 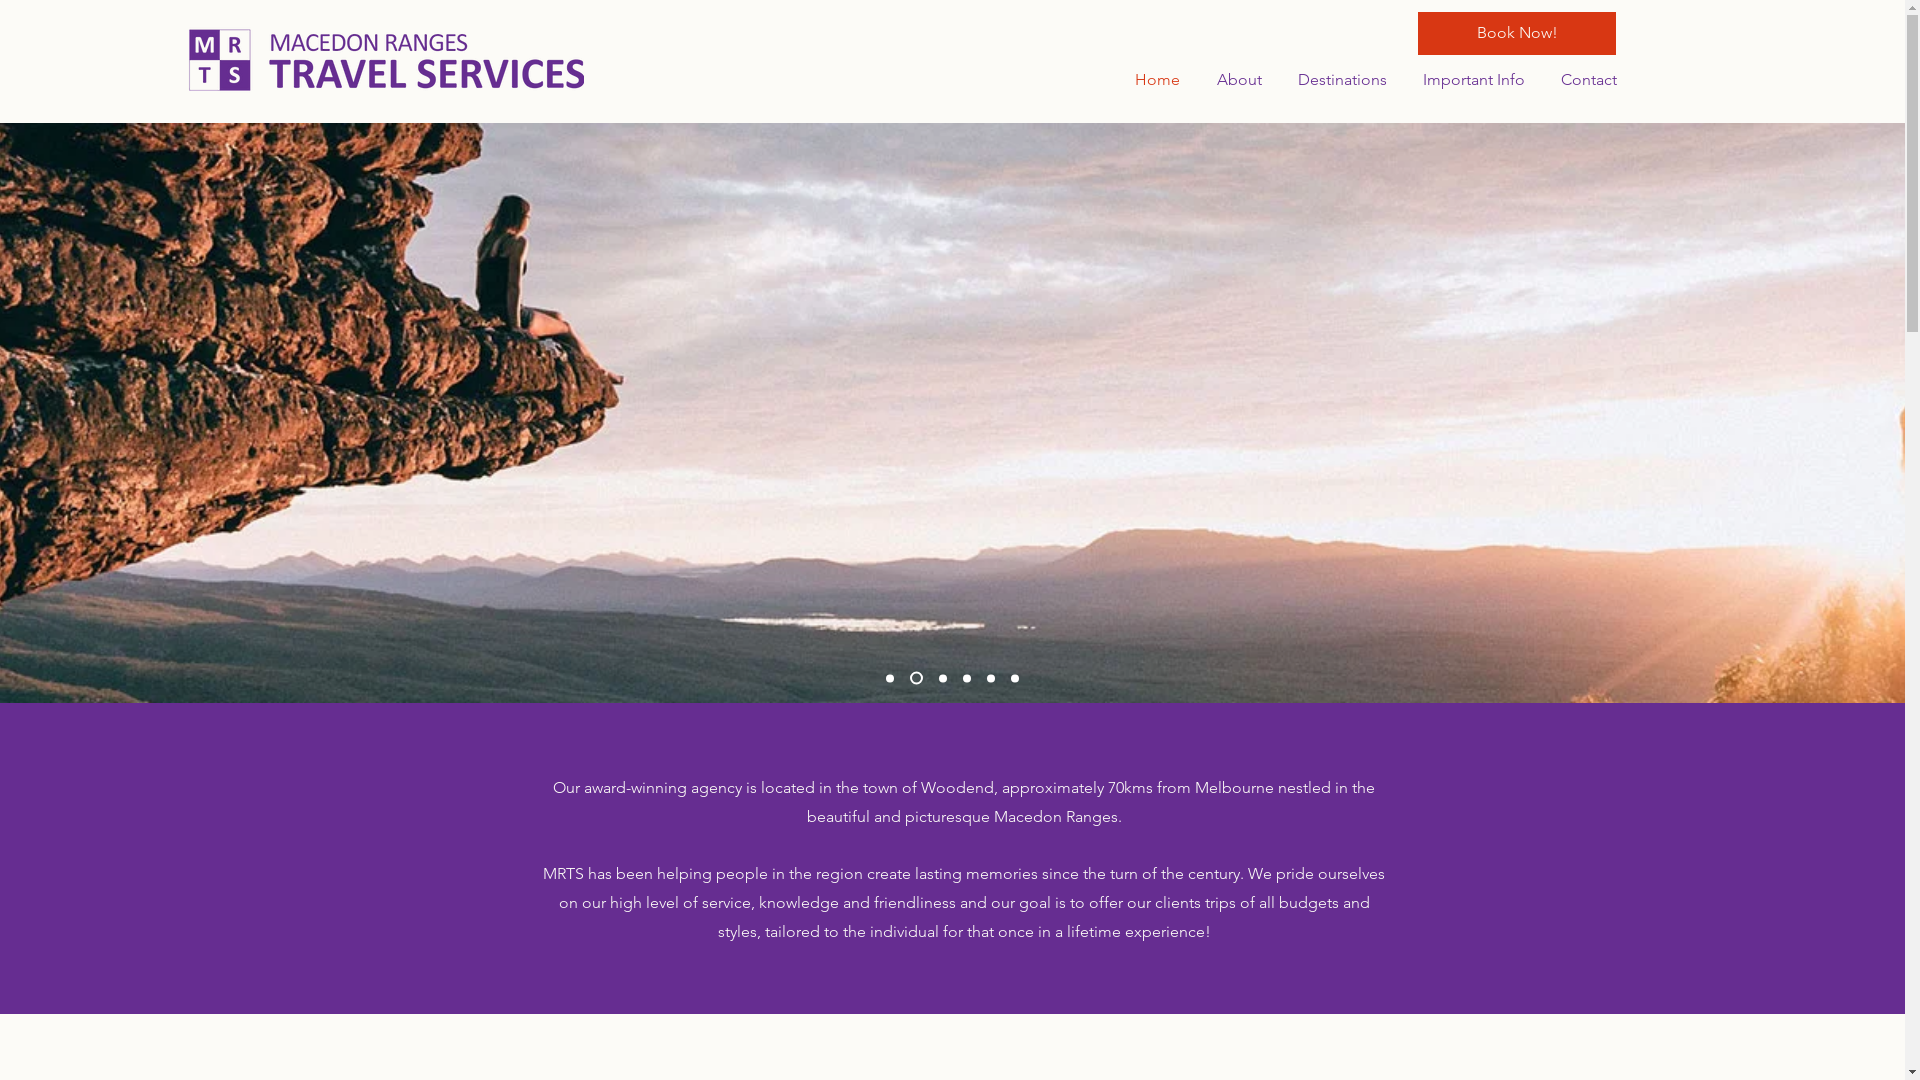 I want to click on 'About', so click(x=1235, y=79).